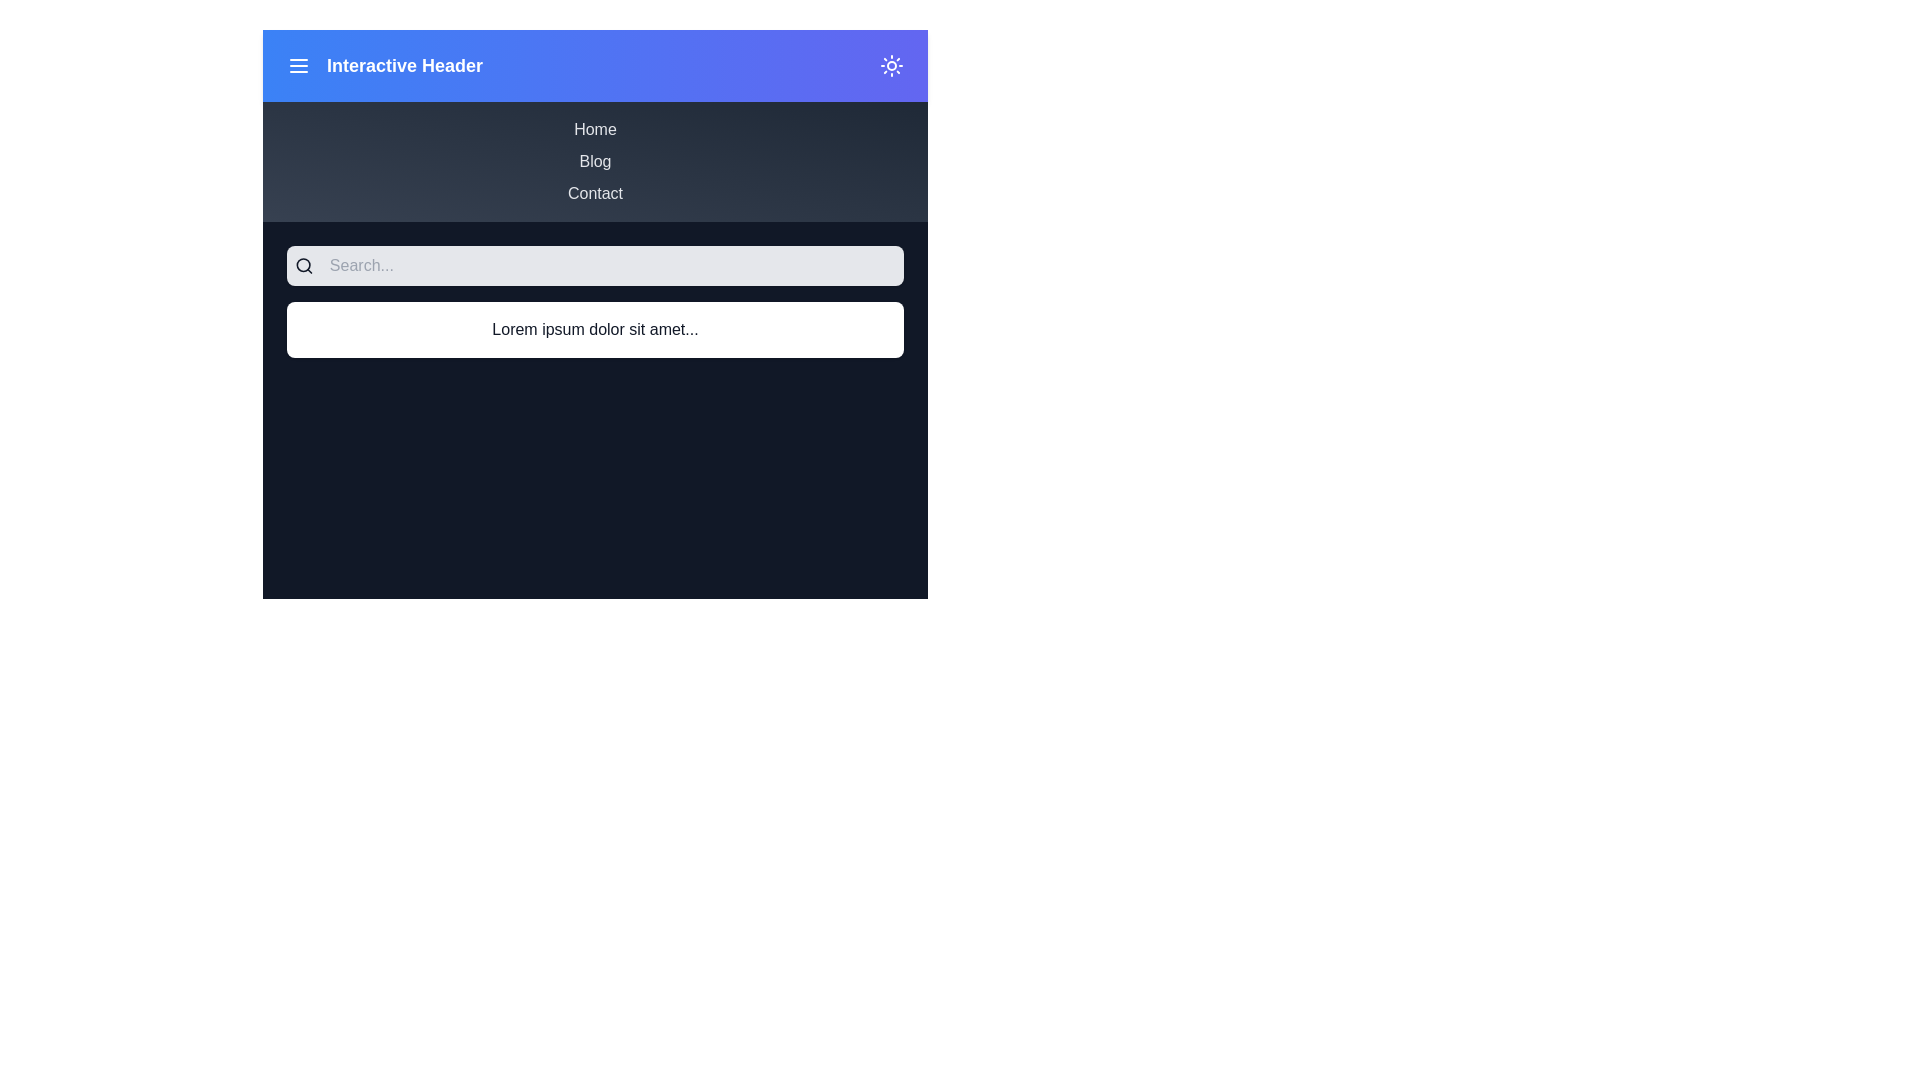 This screenshot has height=1080, width=1920. I want to click on the informational content section, so click(594, 329).